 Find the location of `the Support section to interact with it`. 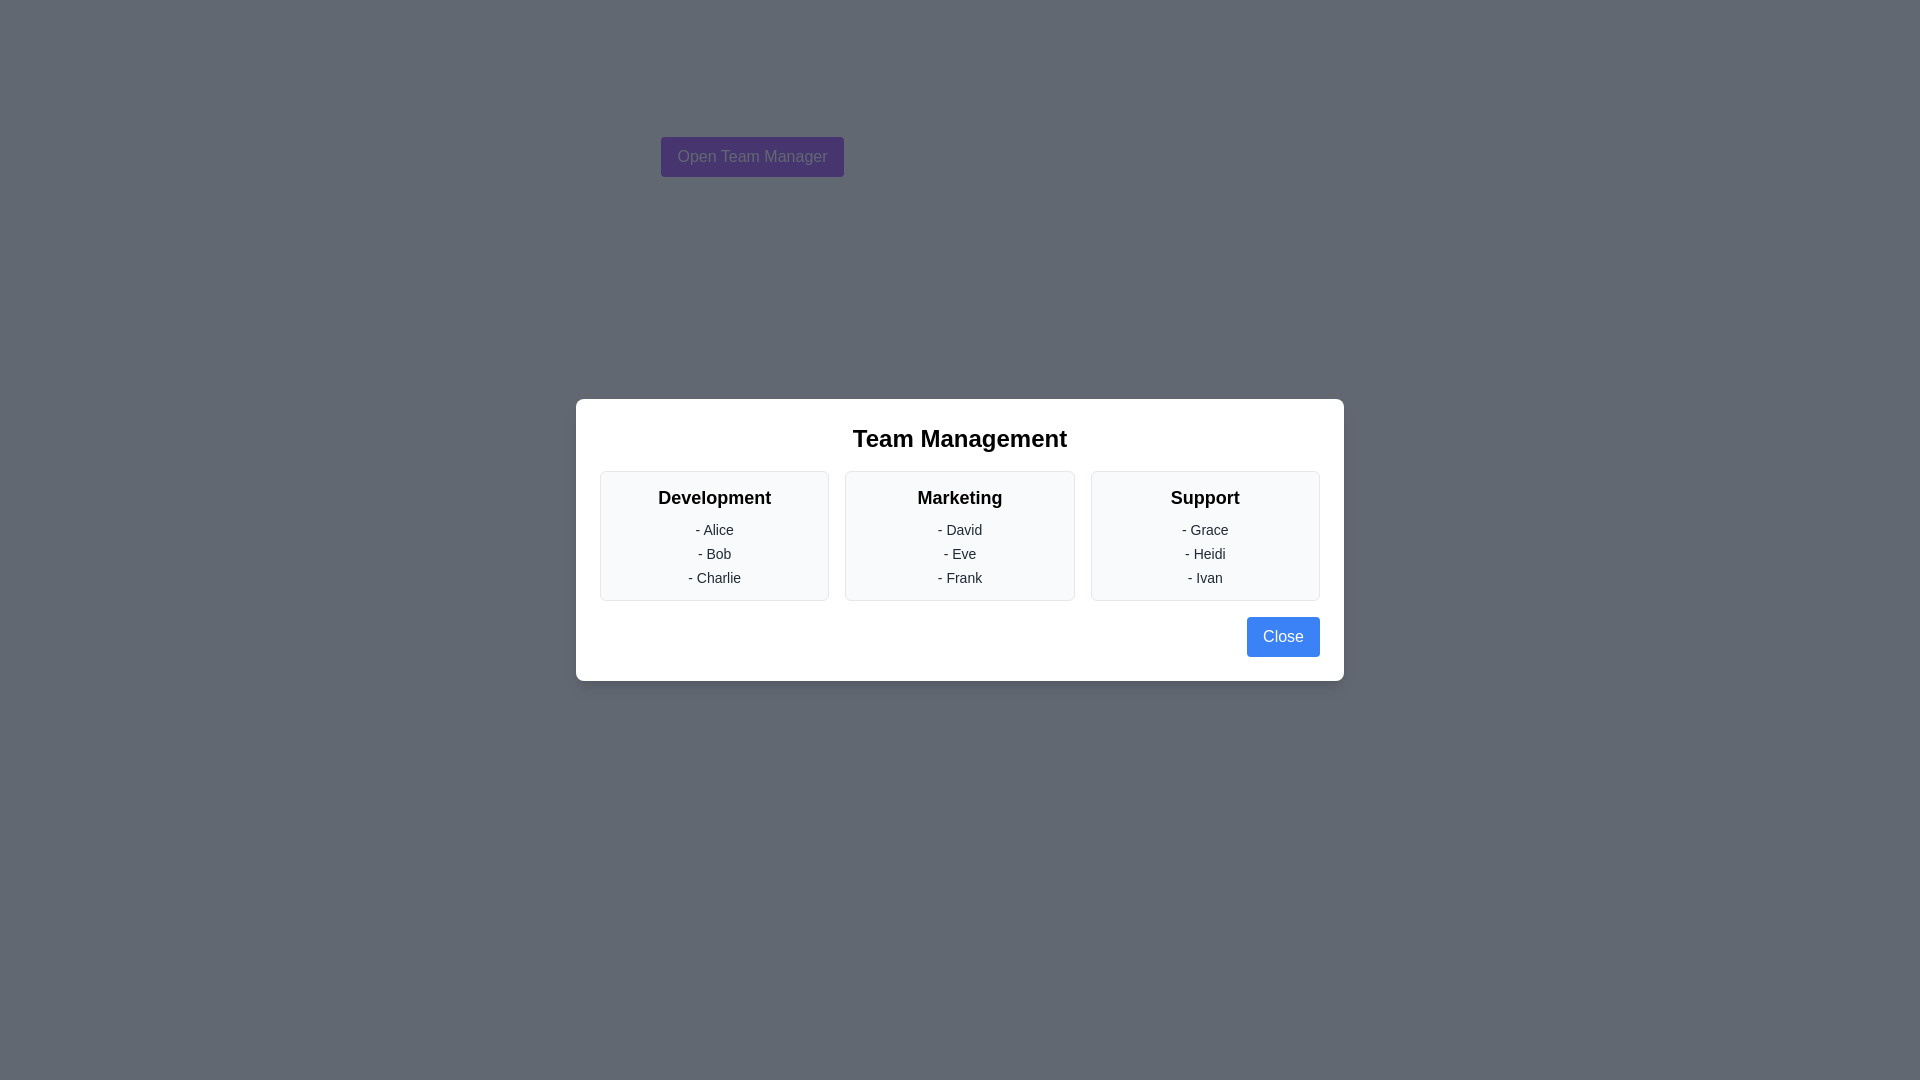

the Support section to interact with it is located at coordinates (1204, 535).